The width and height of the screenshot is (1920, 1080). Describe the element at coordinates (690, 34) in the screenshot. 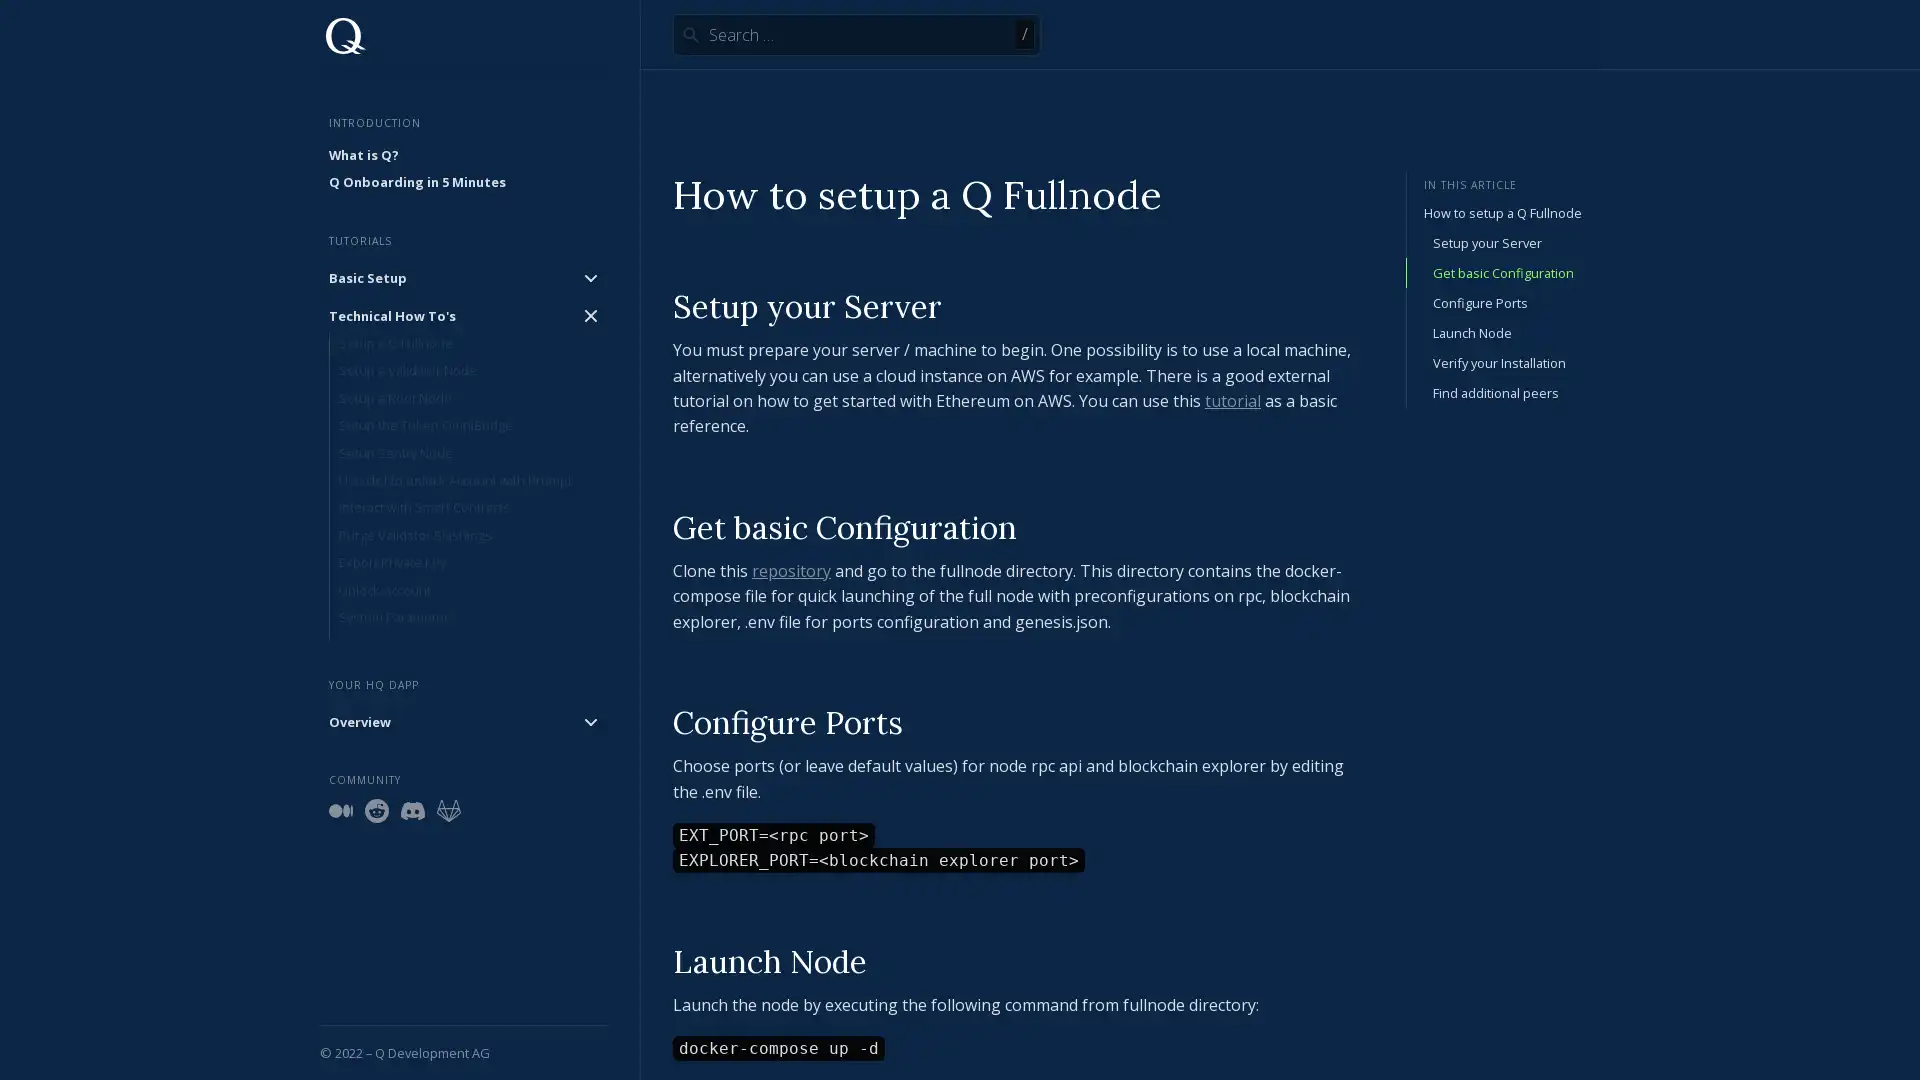

I see `Submit` at that location.